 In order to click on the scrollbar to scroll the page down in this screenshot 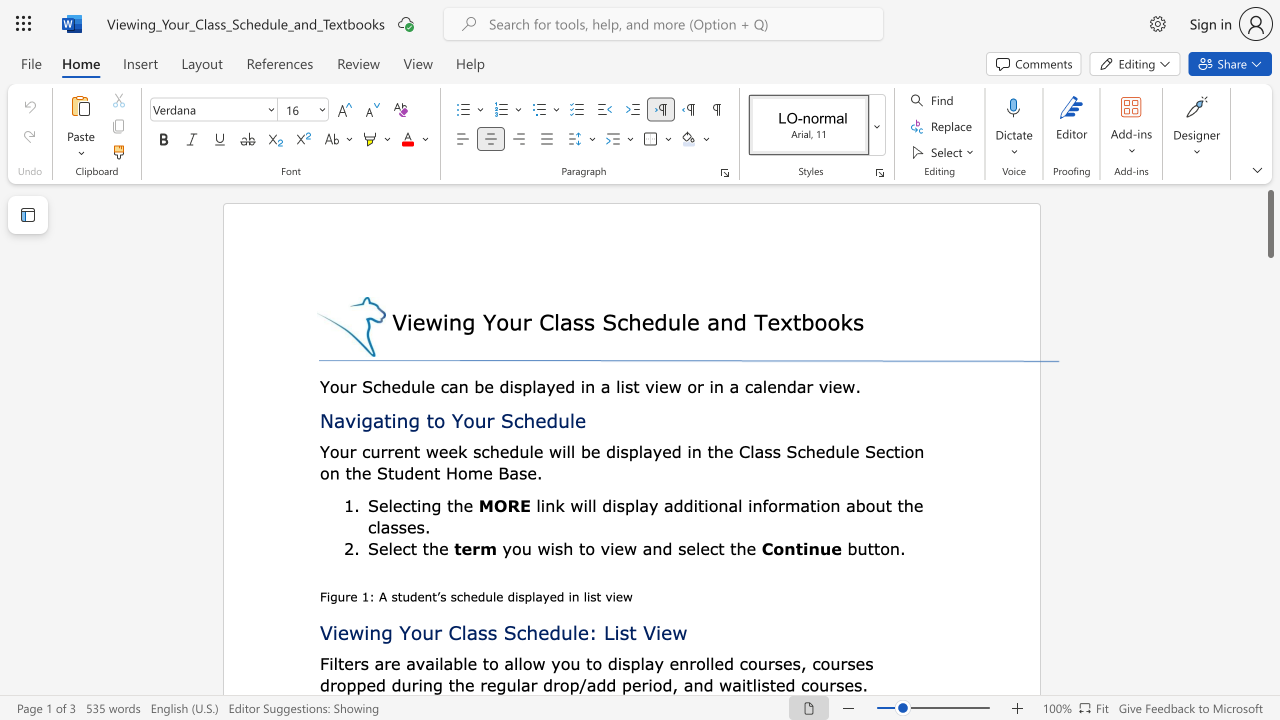, I will do `click(1269, 480)`.